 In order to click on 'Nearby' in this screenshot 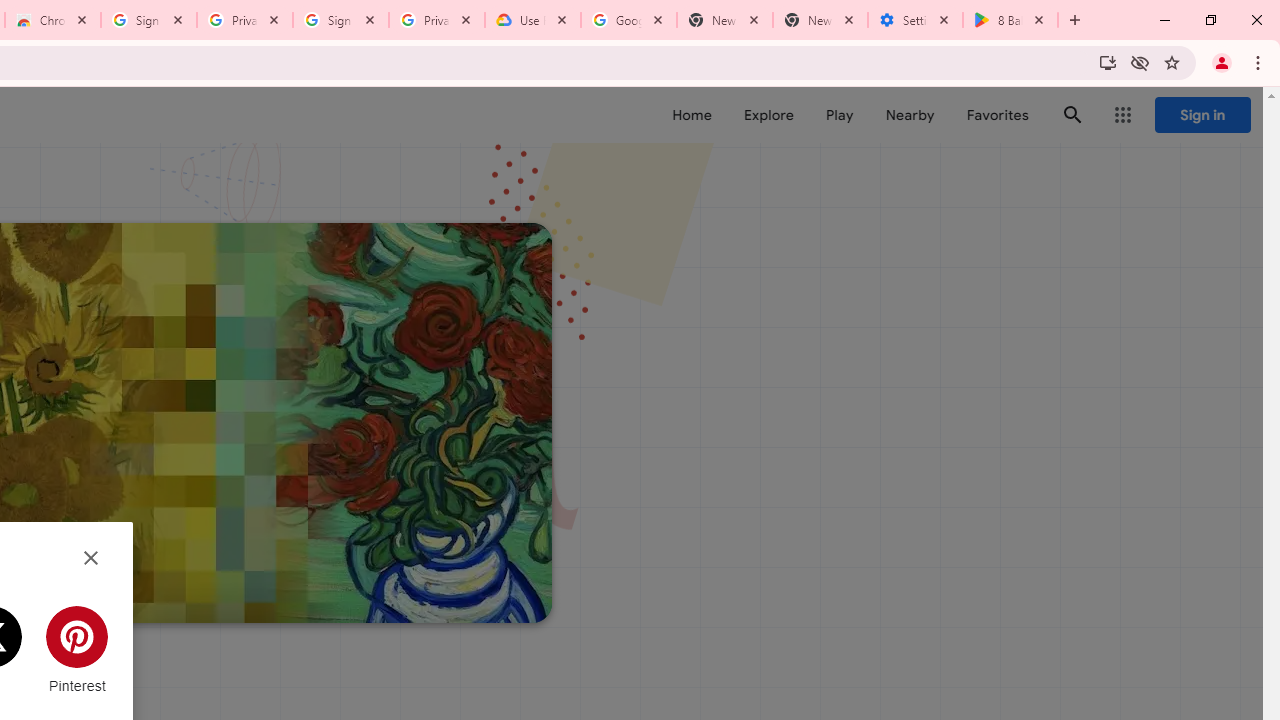, I will do `click(909, 115)`.